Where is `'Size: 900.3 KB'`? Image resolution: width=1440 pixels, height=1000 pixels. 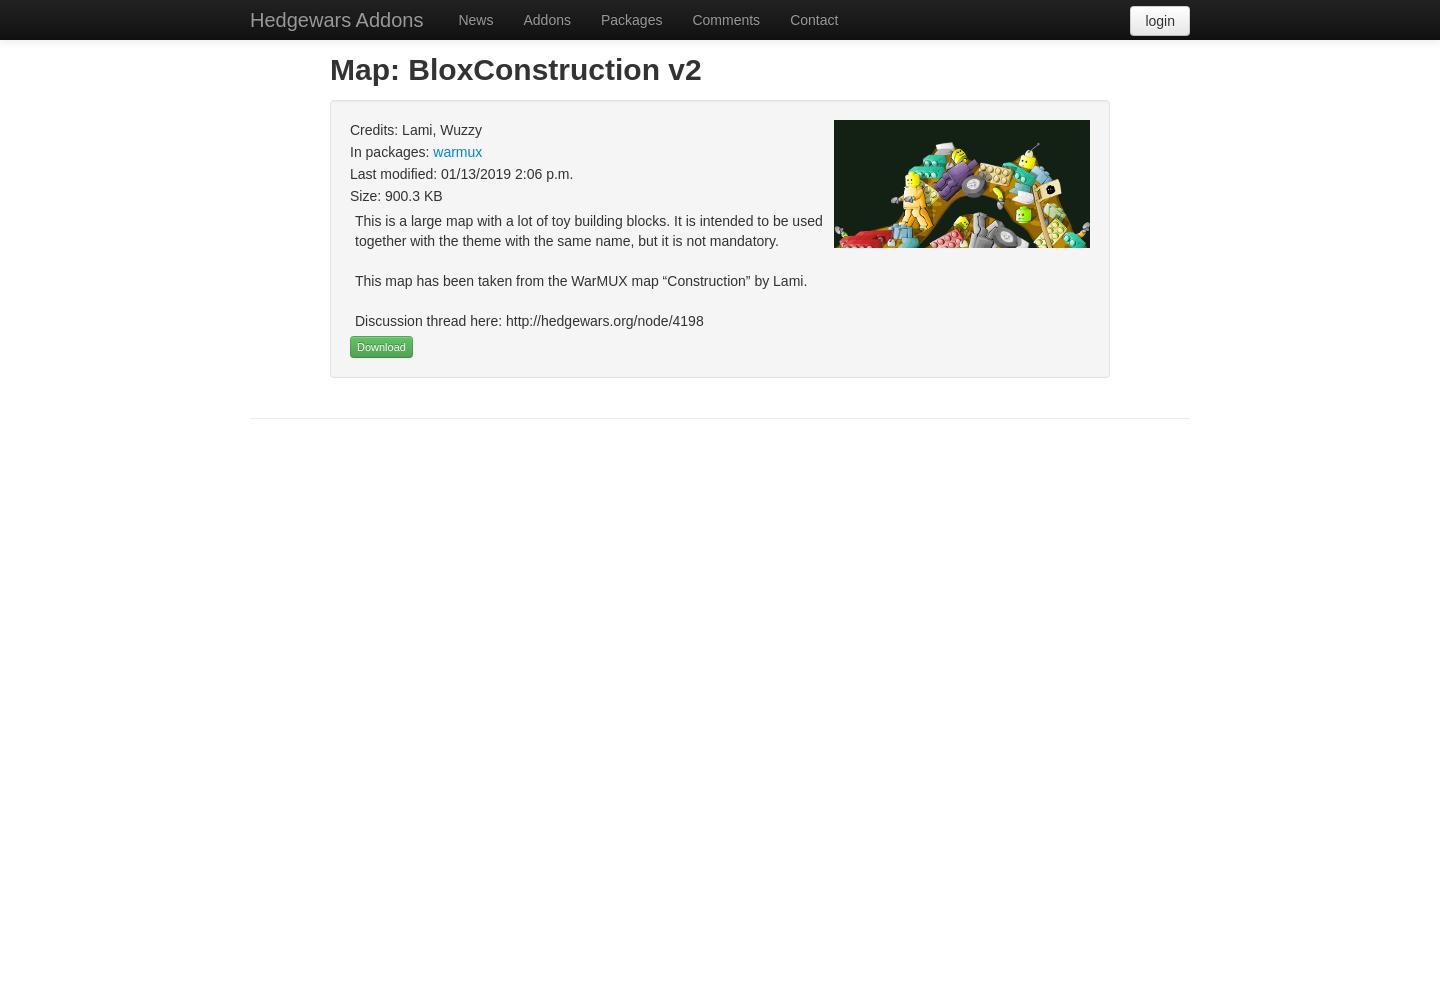
'Size: 900.3 KB' is located at coordinates (395, 195).